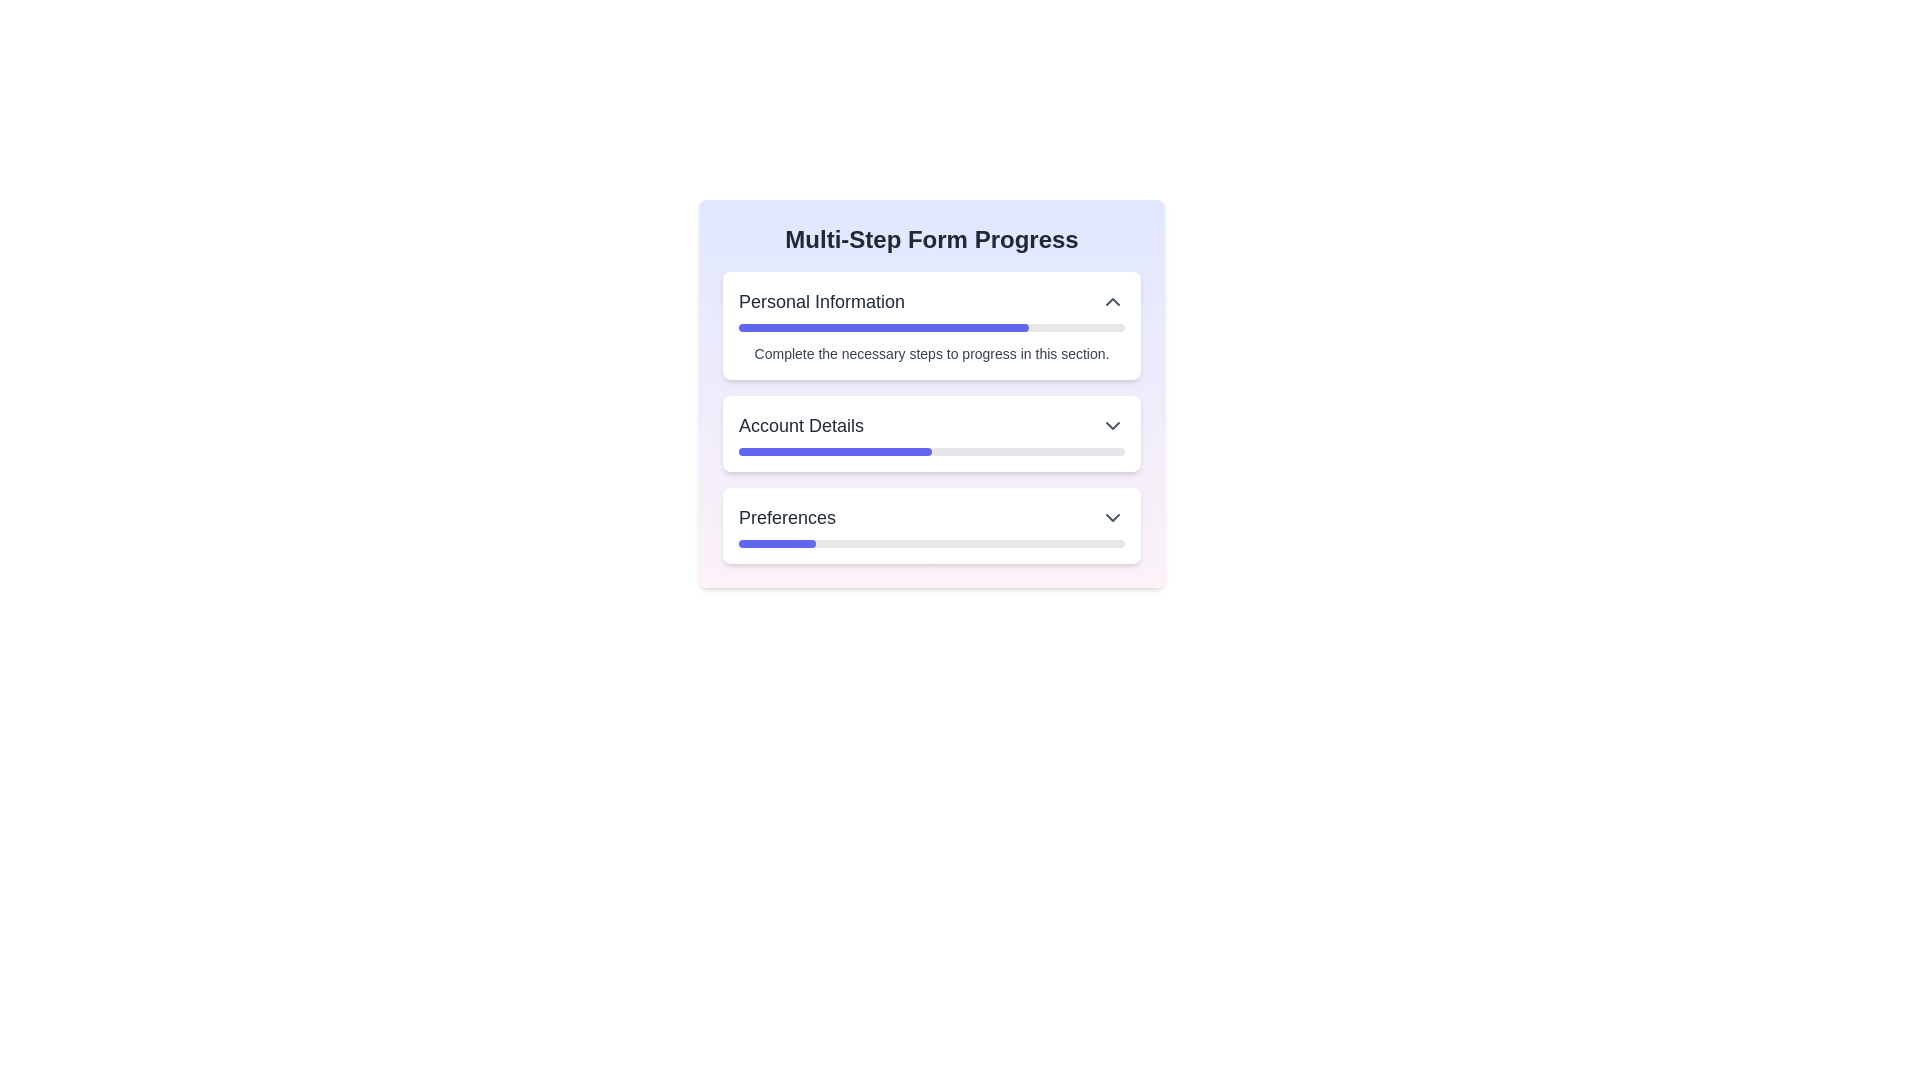  What do you see at coordinates (1112, 516) in the screenshot?
I see `the downward arrow icon styled in dark gray located to the right of the 'Preferences' text` at bounding box center [1112, 516].